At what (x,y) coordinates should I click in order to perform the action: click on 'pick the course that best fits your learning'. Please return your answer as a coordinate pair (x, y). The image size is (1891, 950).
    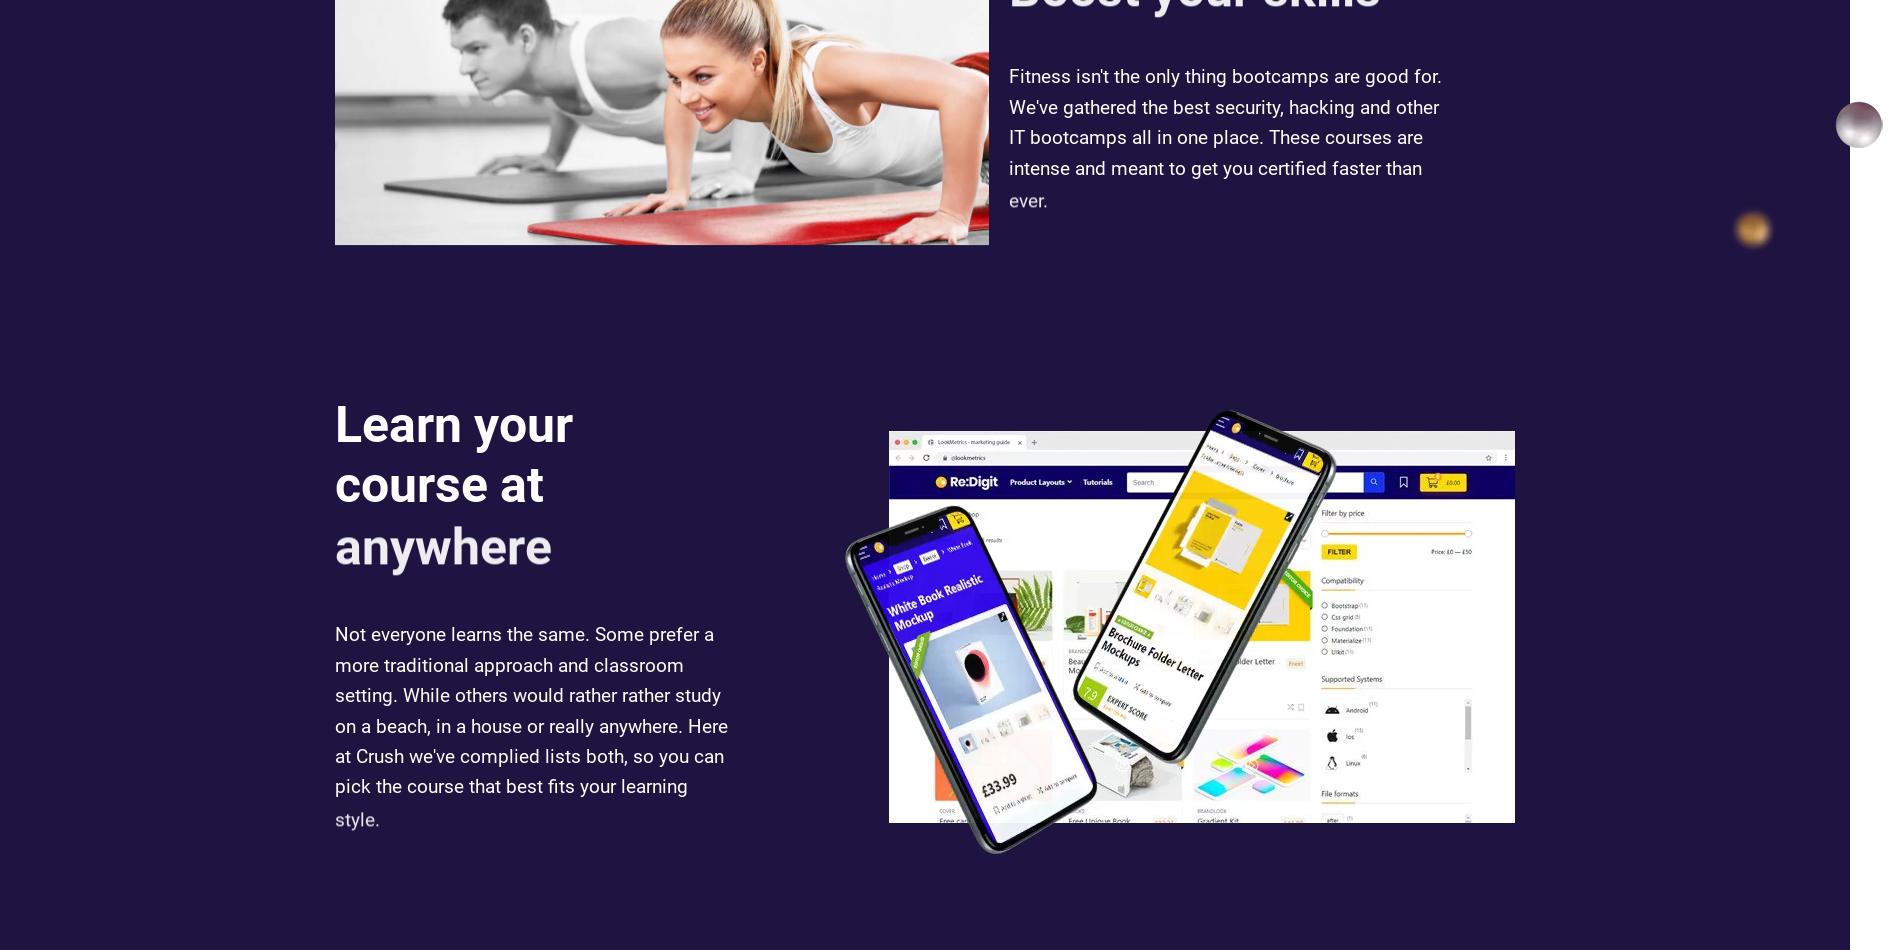
    Looking at the image, I should click on (510, 814).